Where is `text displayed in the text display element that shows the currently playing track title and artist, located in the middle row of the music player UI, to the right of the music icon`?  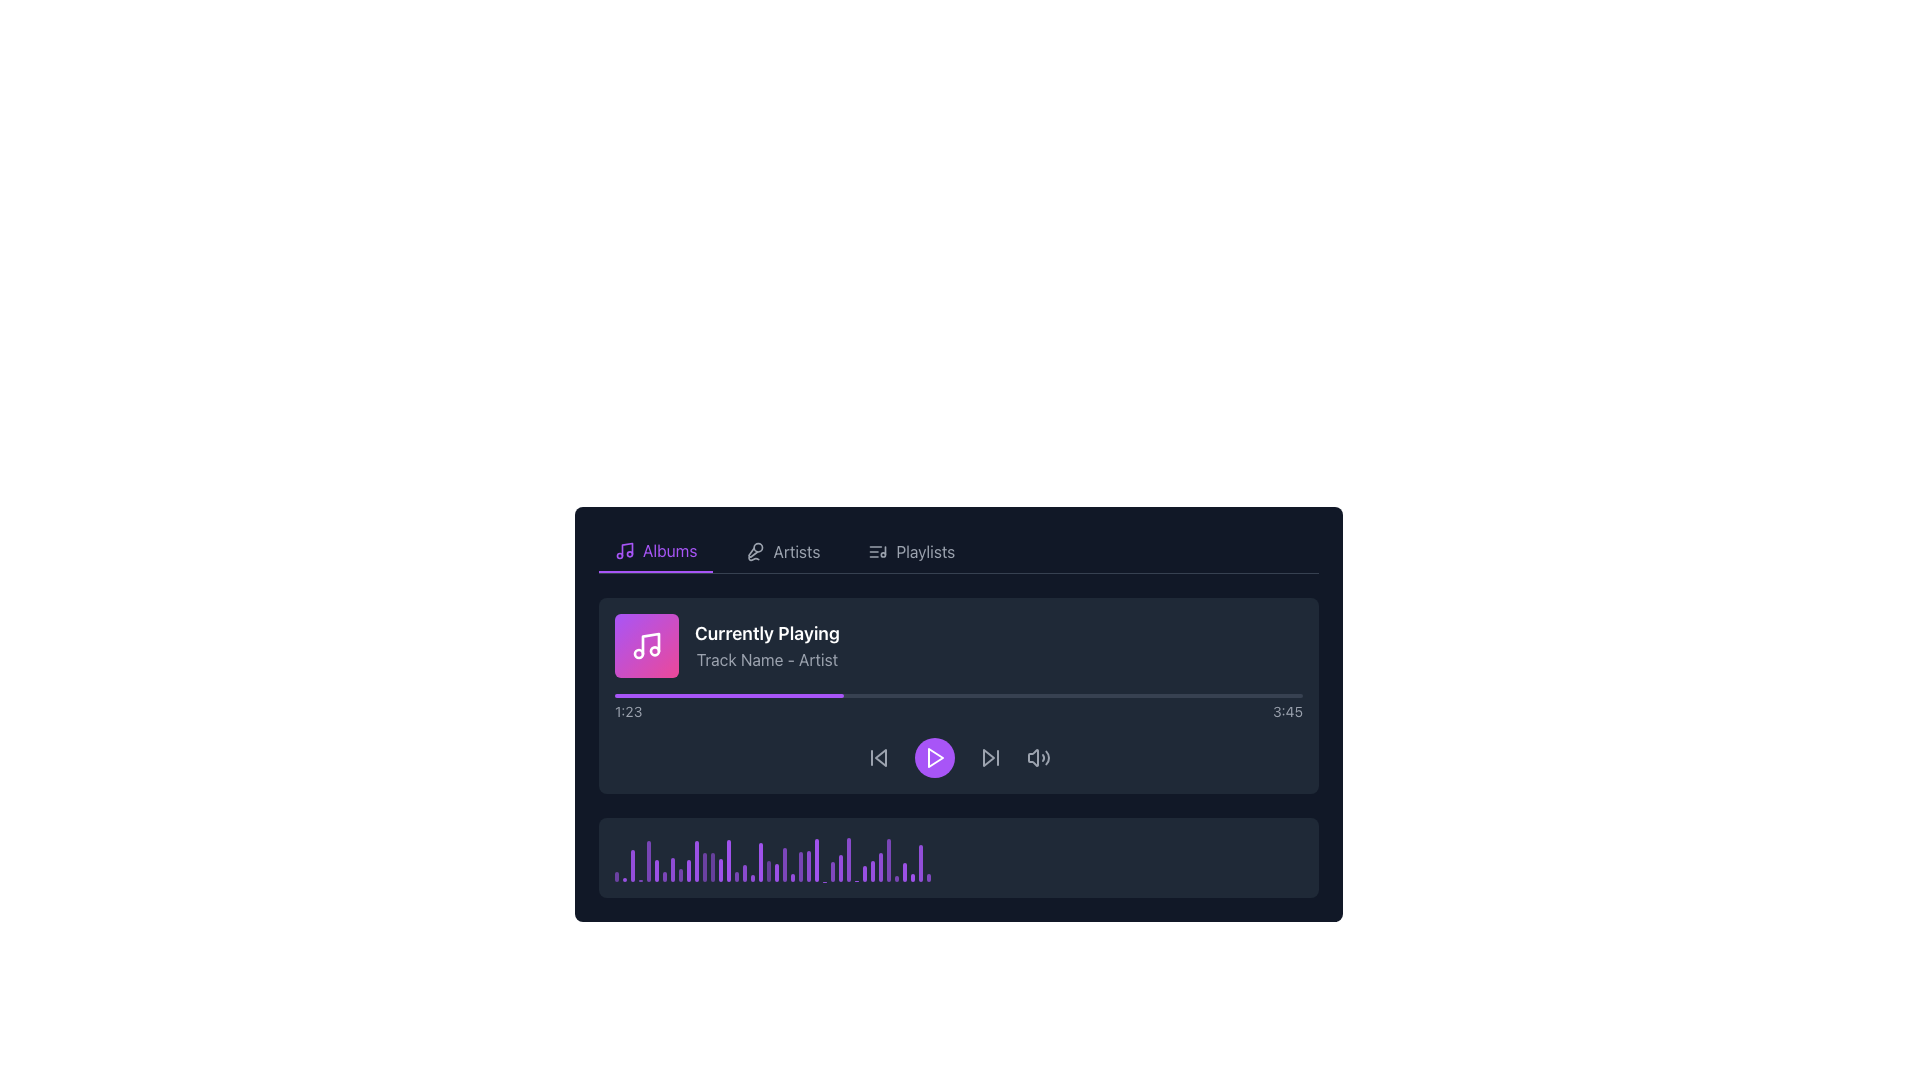 text displayed in the text display element that shows the currently playing track title and artist, located in the middle row of the music player UI, to the right of the music icon is located at coordinates (766, 645).